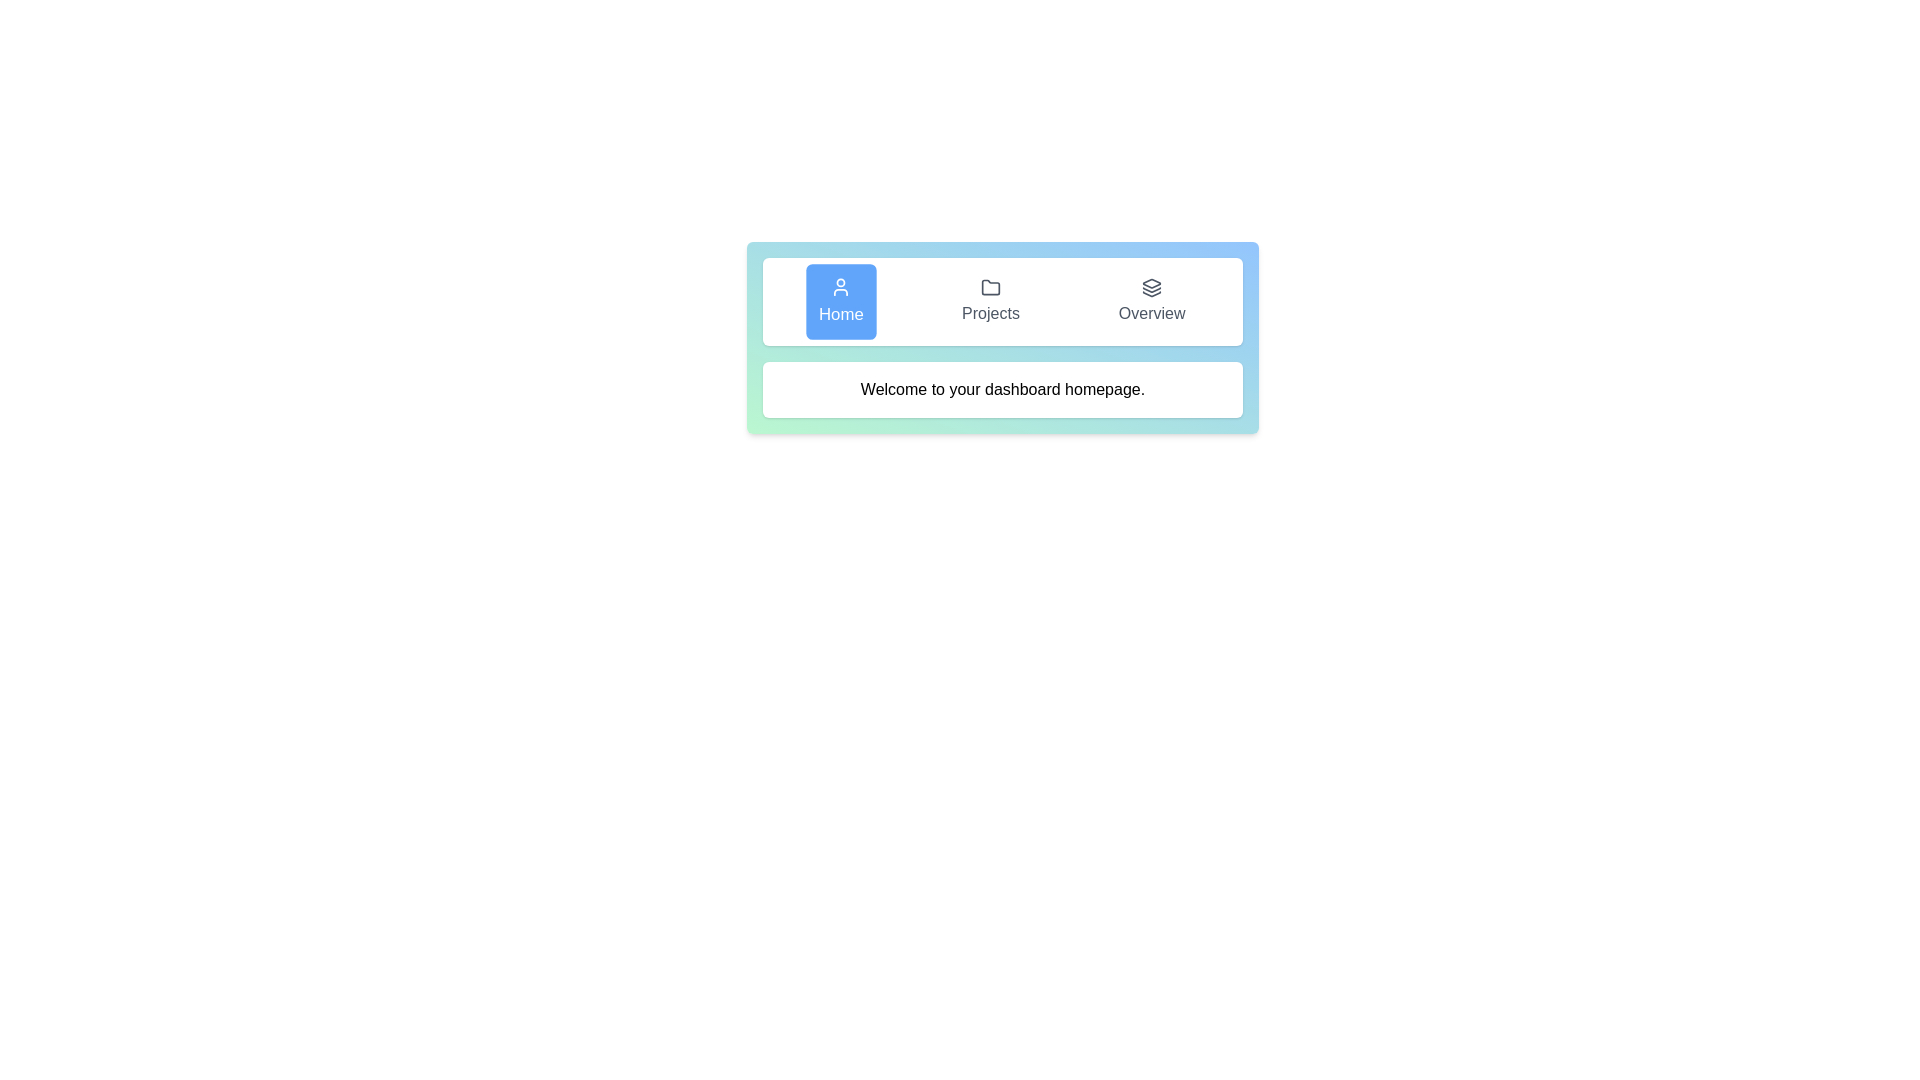  I want to click on the decorative graphical icon located in the top-right section of the interface that indicates layers or stacking, so click(1152, 283).